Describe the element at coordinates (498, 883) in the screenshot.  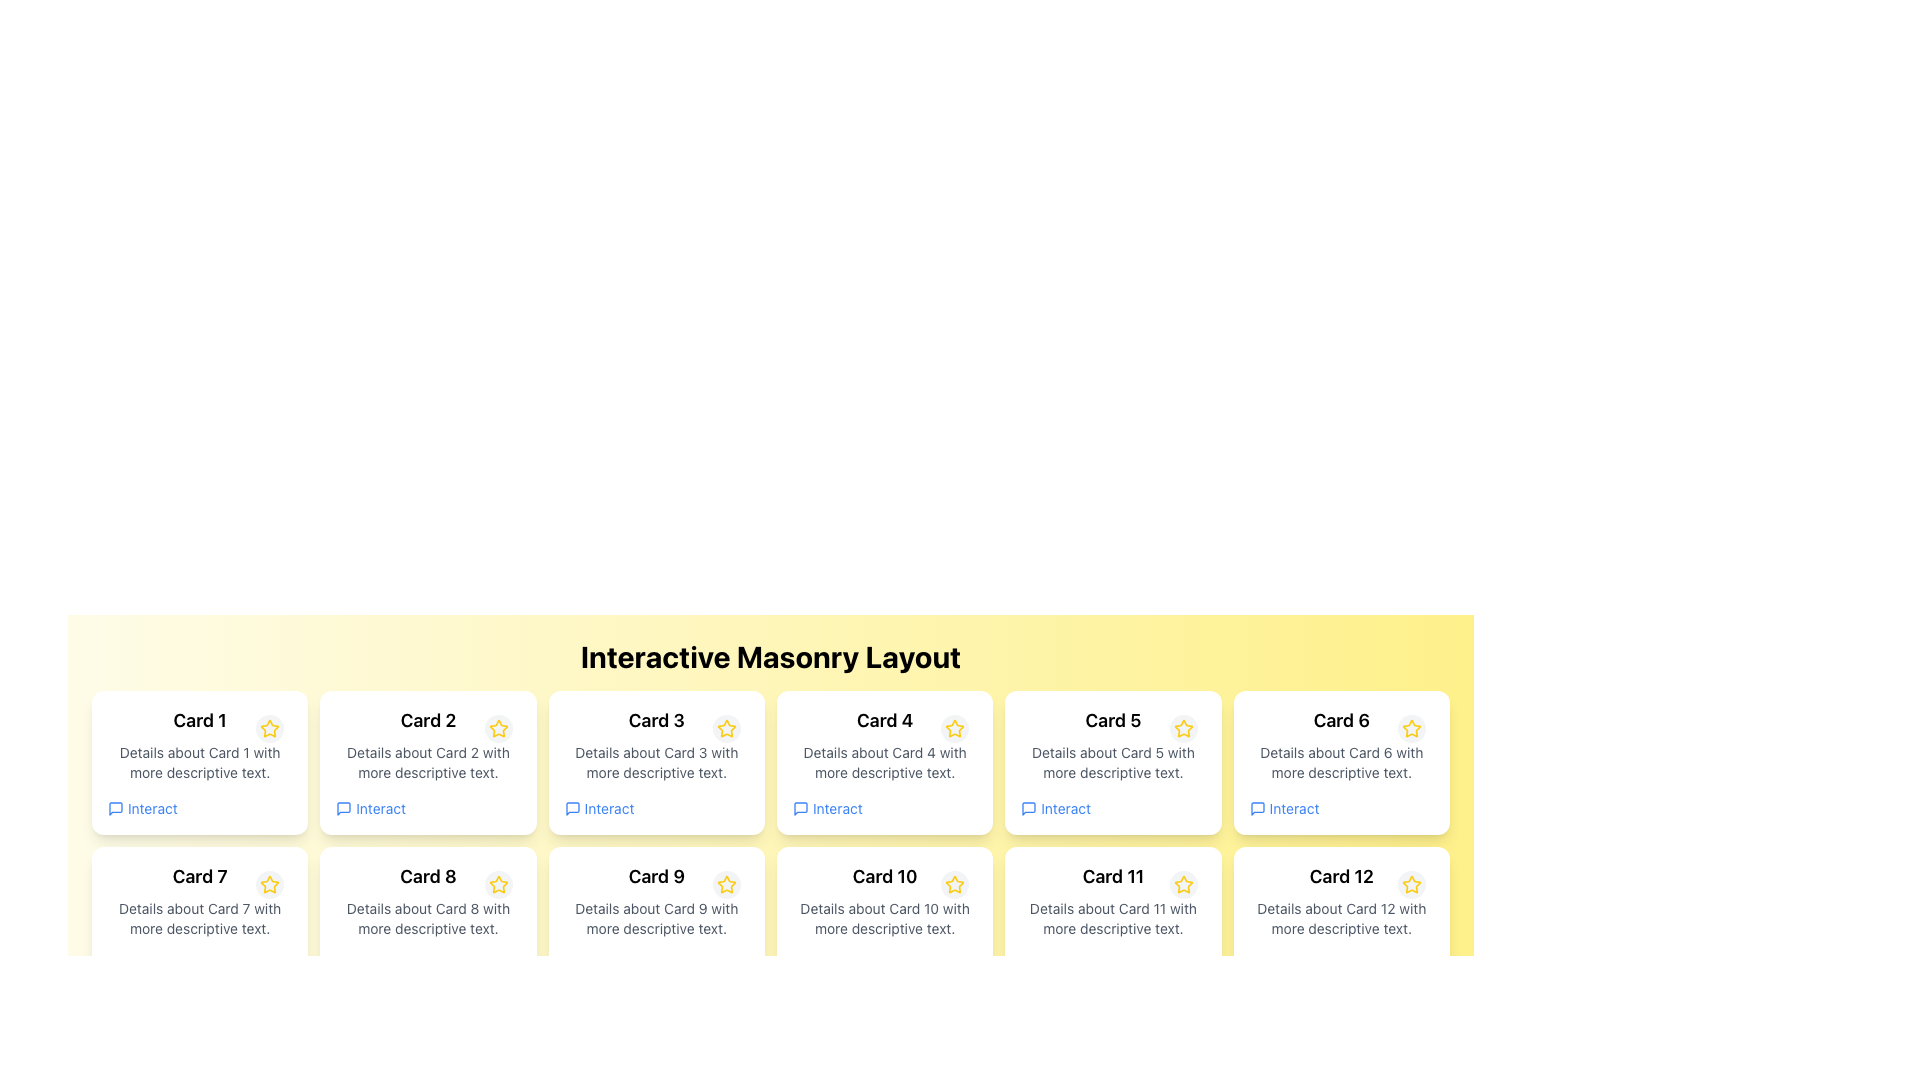
I see `the yellow outlined star icon with a white interior located at the top-right corner of 'Card 8'` at that location.